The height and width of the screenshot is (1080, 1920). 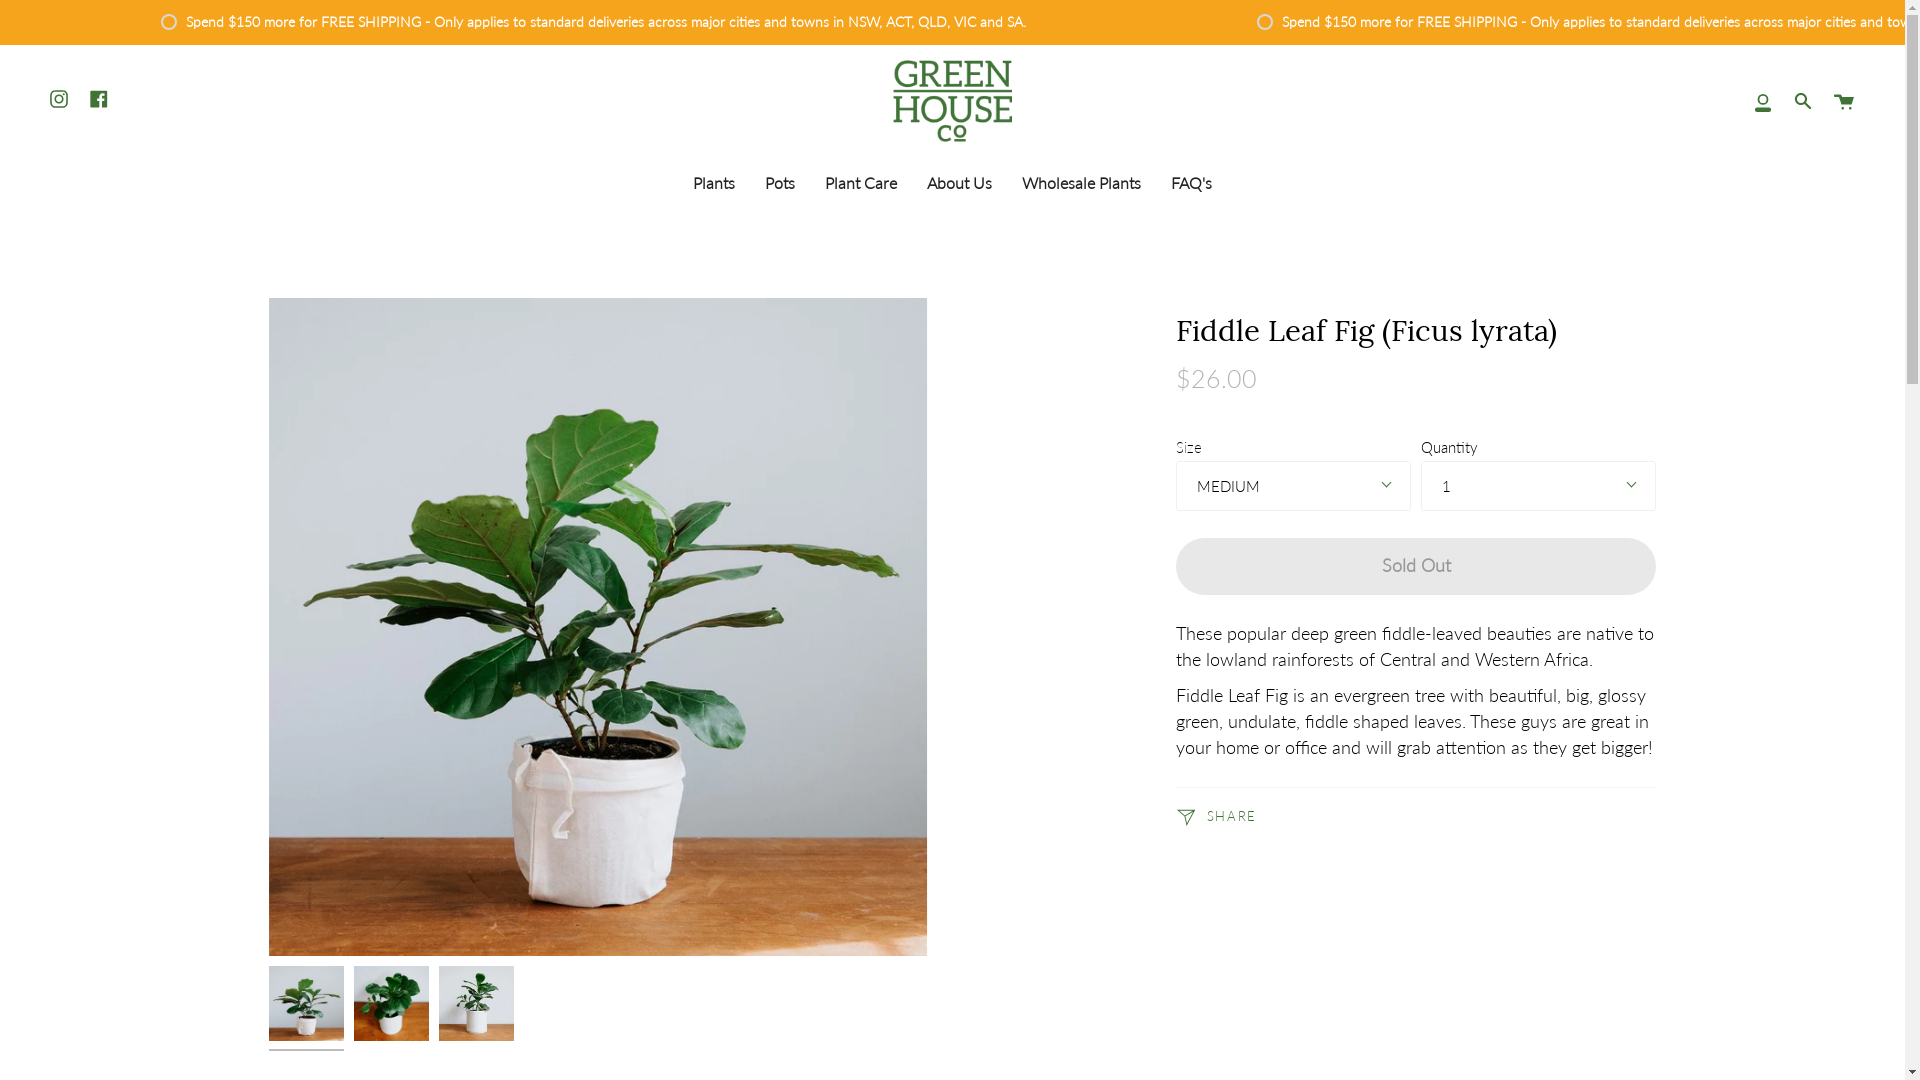 What do you see at coordinates (1537, 486) in the screenshot?
I see `'1'` at bounding box center [1537, 486].